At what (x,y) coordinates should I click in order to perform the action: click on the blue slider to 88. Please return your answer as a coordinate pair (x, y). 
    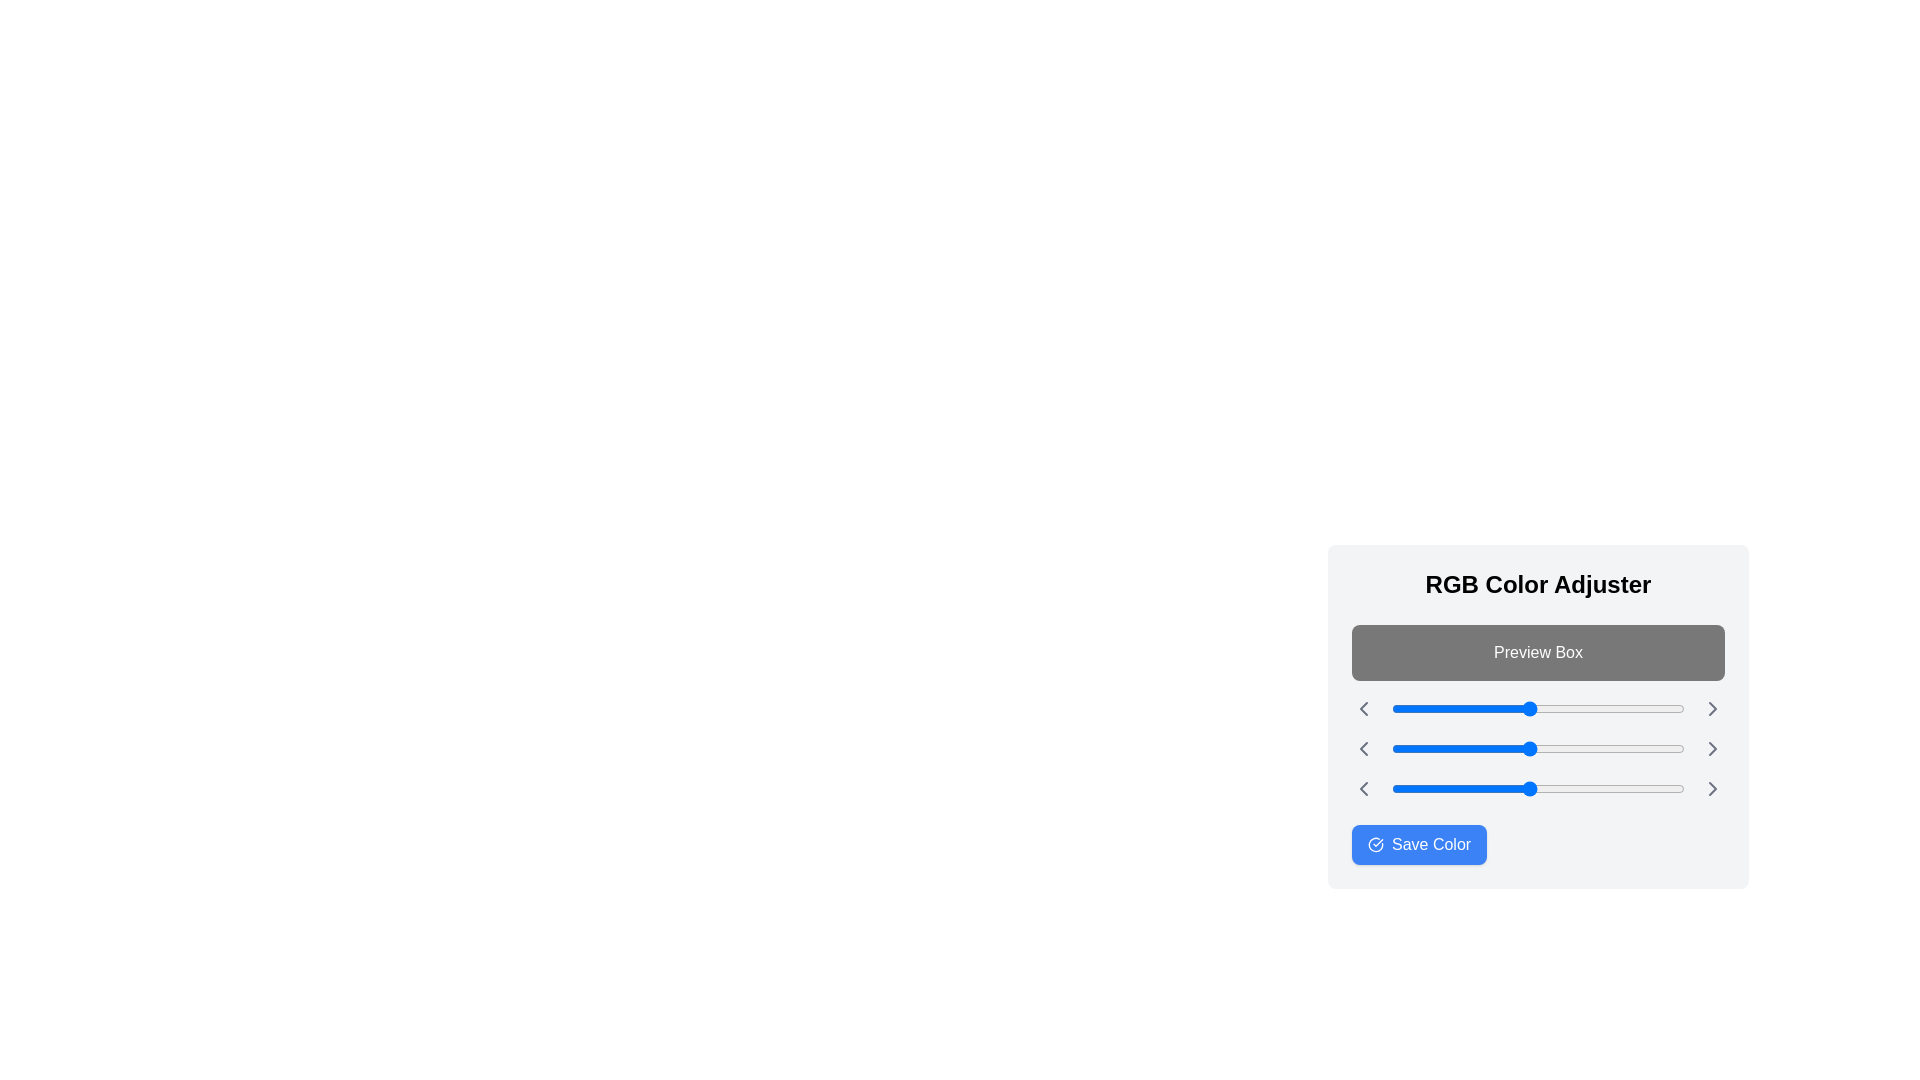
    Looking at the image, I should click on (1493, 788).